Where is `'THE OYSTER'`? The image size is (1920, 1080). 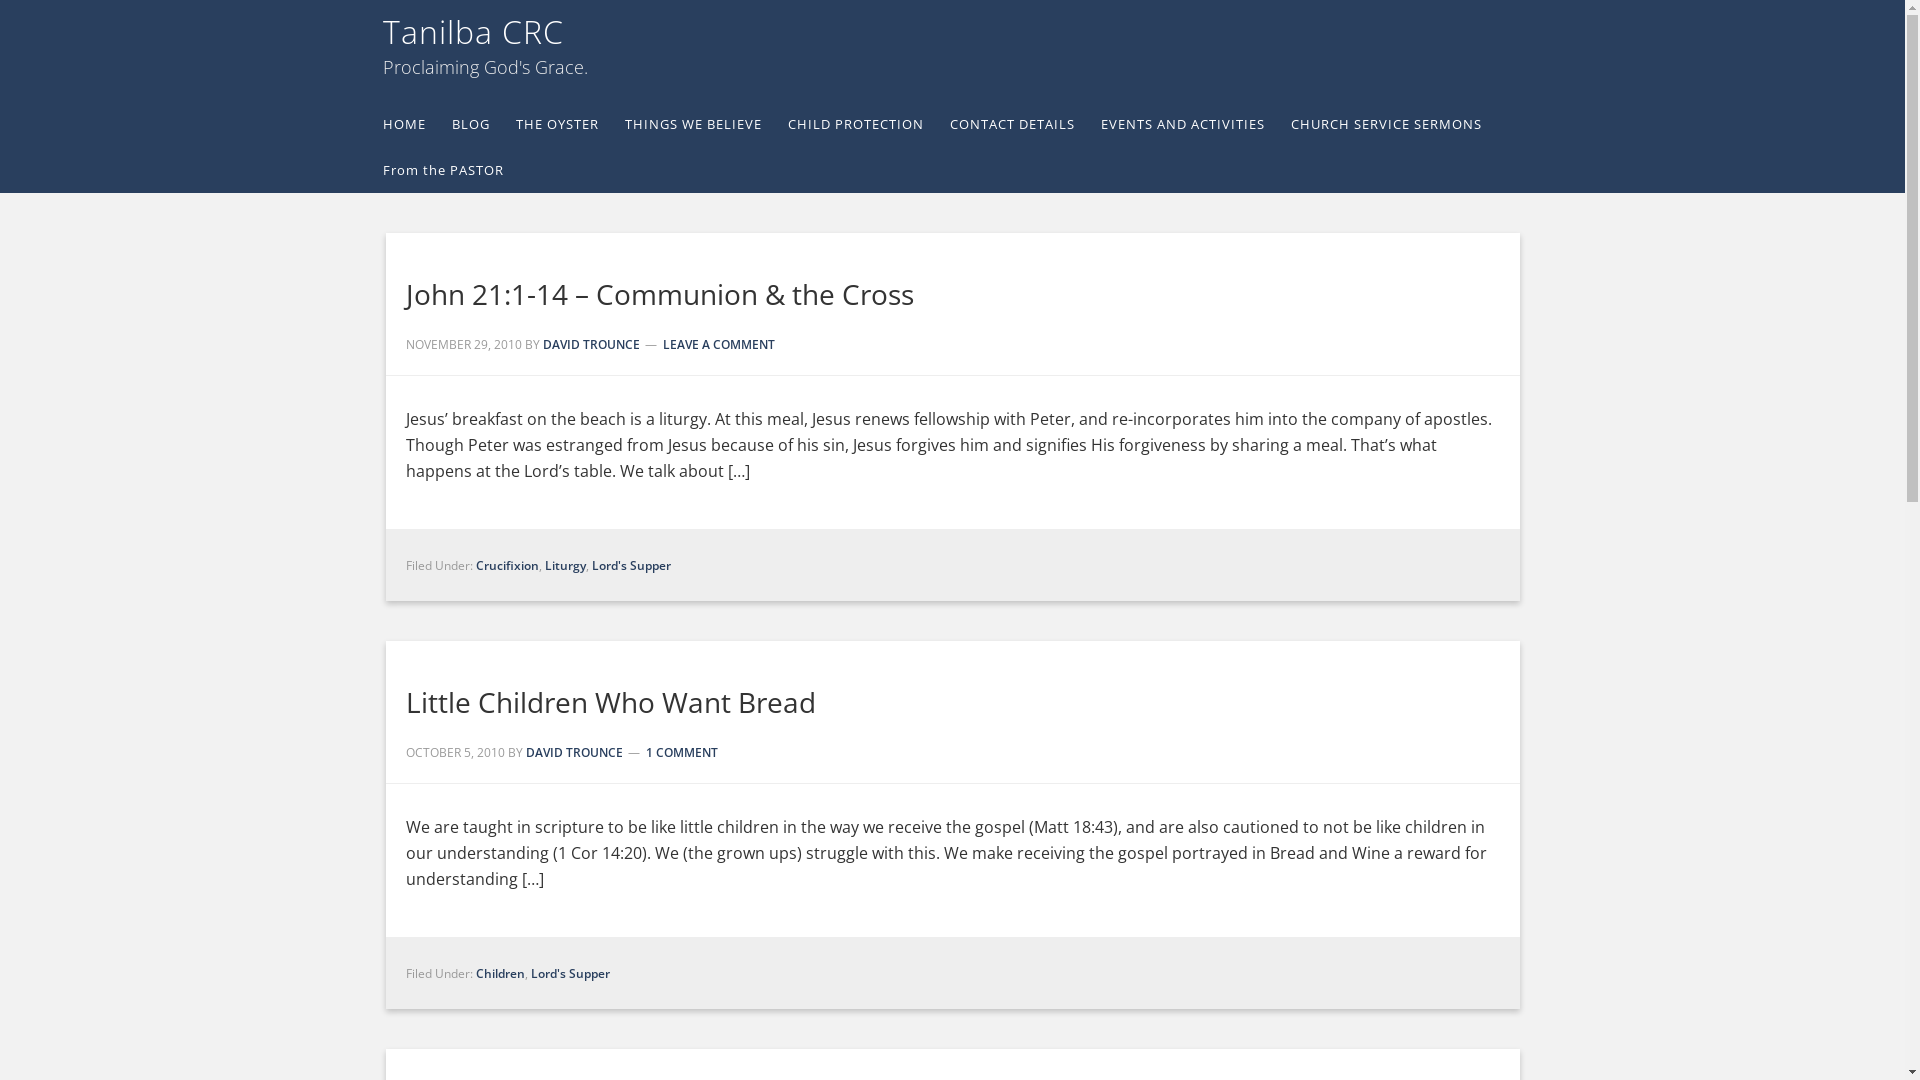 'THE OYSTER' is located at coordinates (569, 124).